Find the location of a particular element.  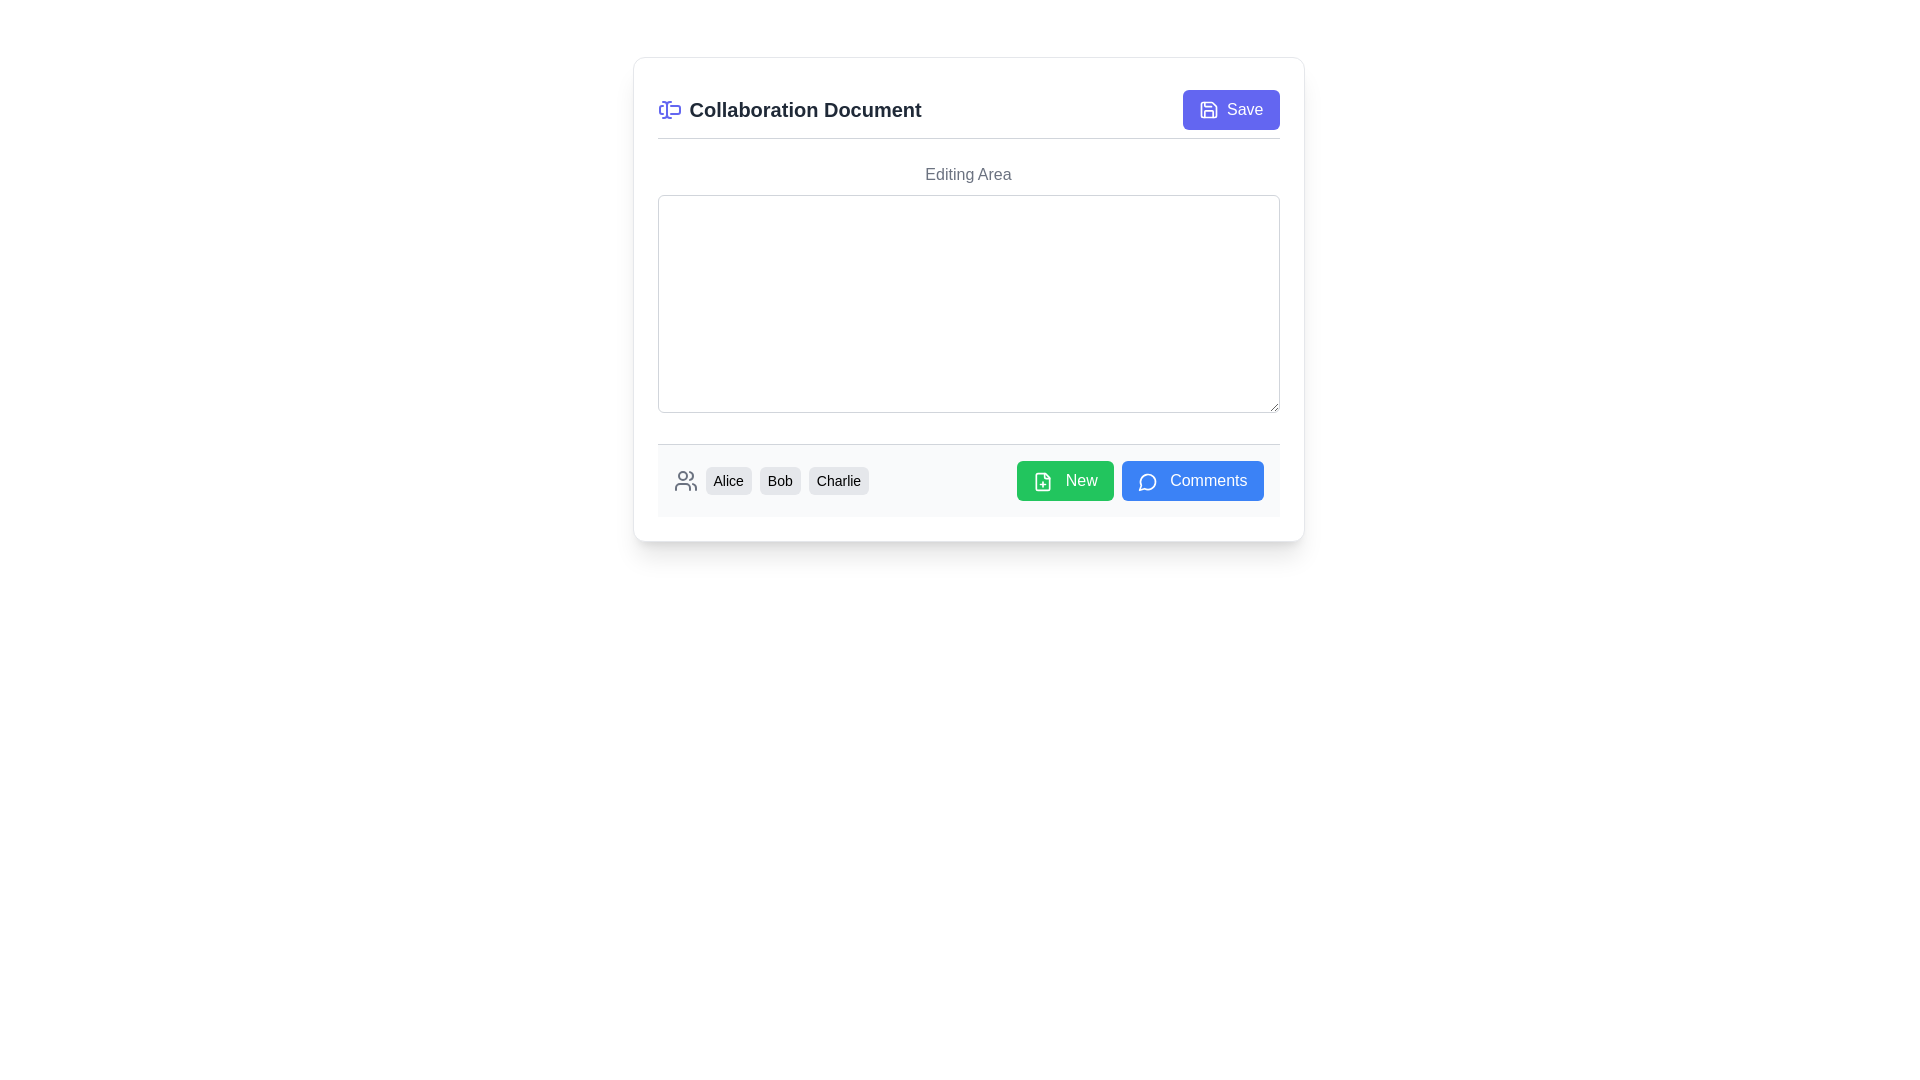

the 'Bob' badge located between 'Alice' and 'Charlie' badges at the bottom of the interface is located at coordinates (770, 481).